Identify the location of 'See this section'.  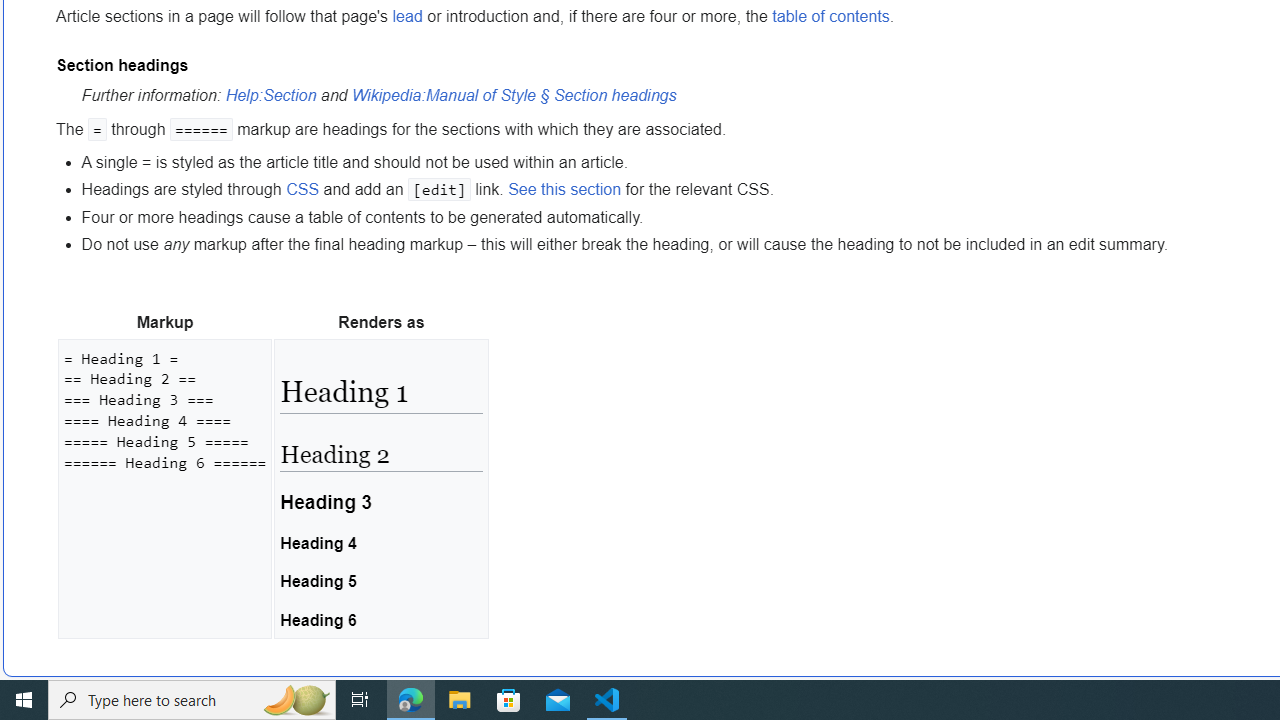
(564, 189).